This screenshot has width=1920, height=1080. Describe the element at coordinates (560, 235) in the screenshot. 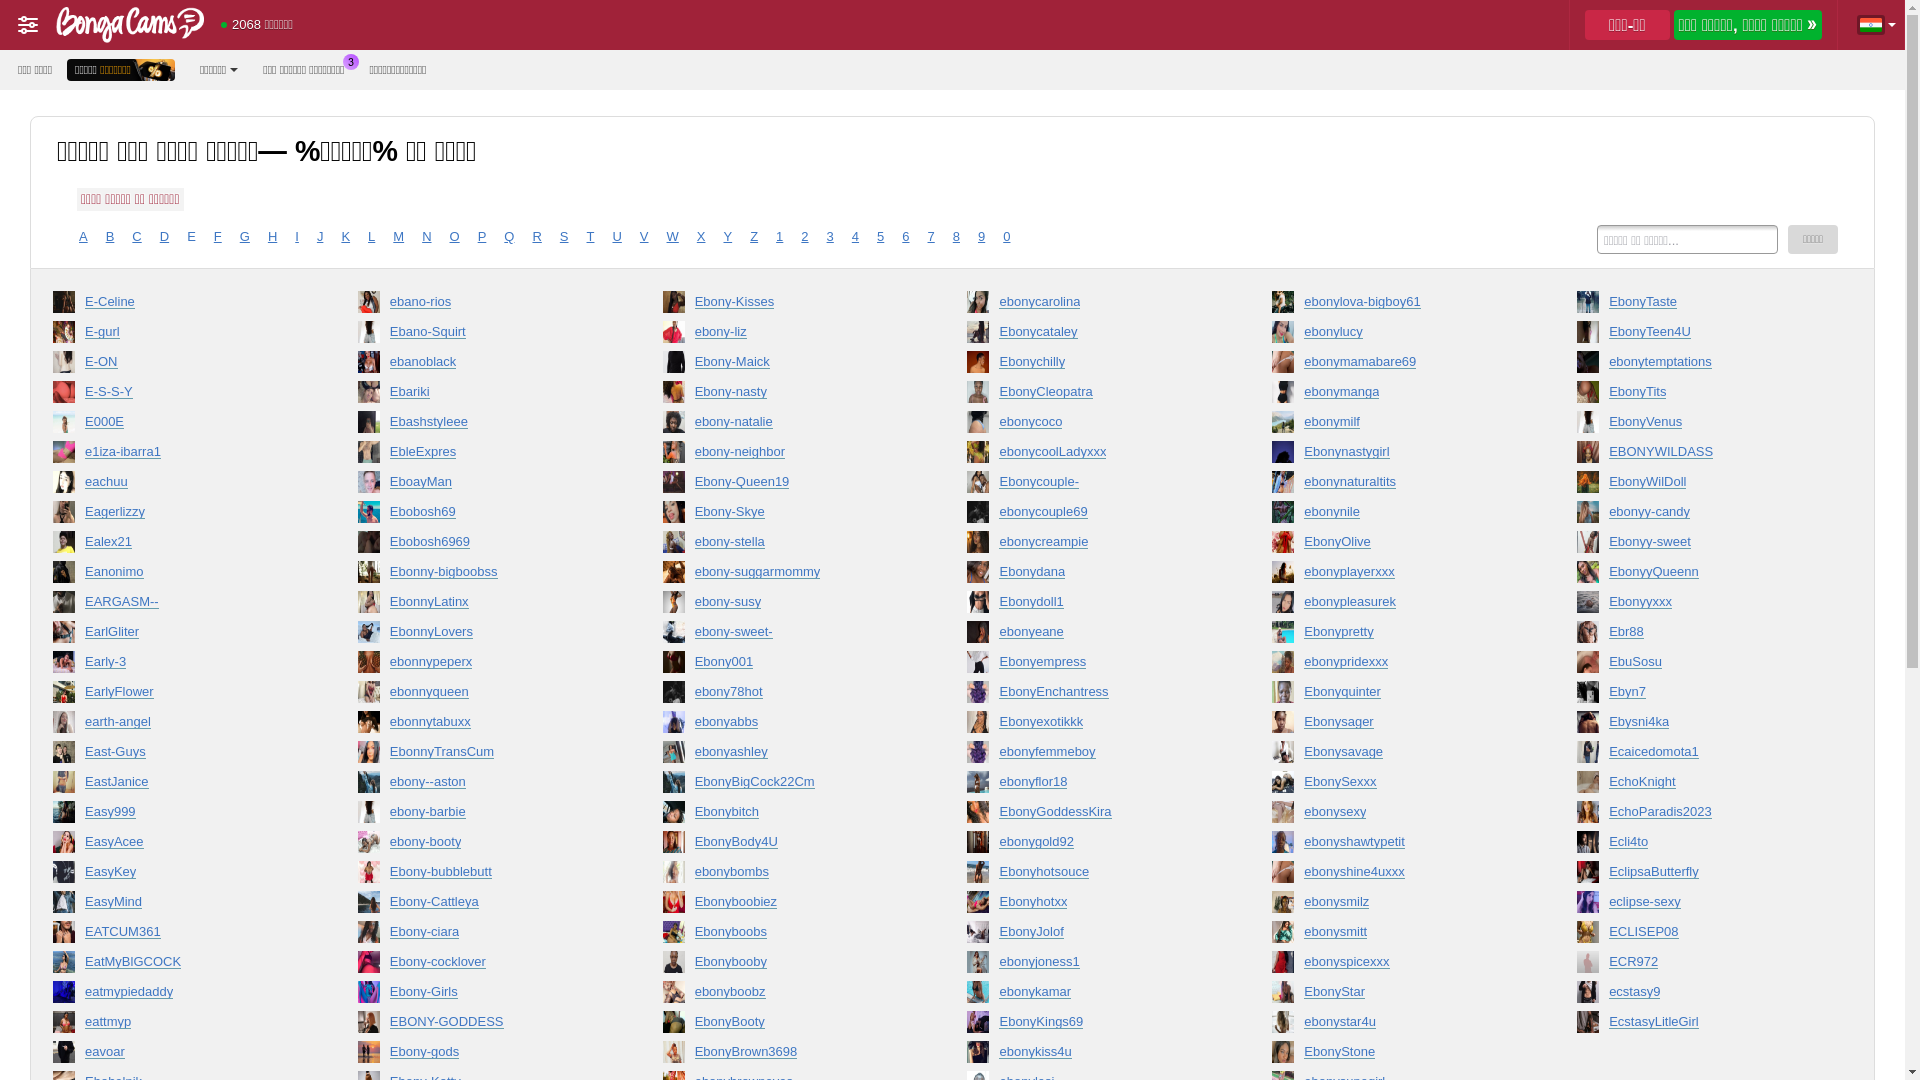

I see `'S'` at that location.